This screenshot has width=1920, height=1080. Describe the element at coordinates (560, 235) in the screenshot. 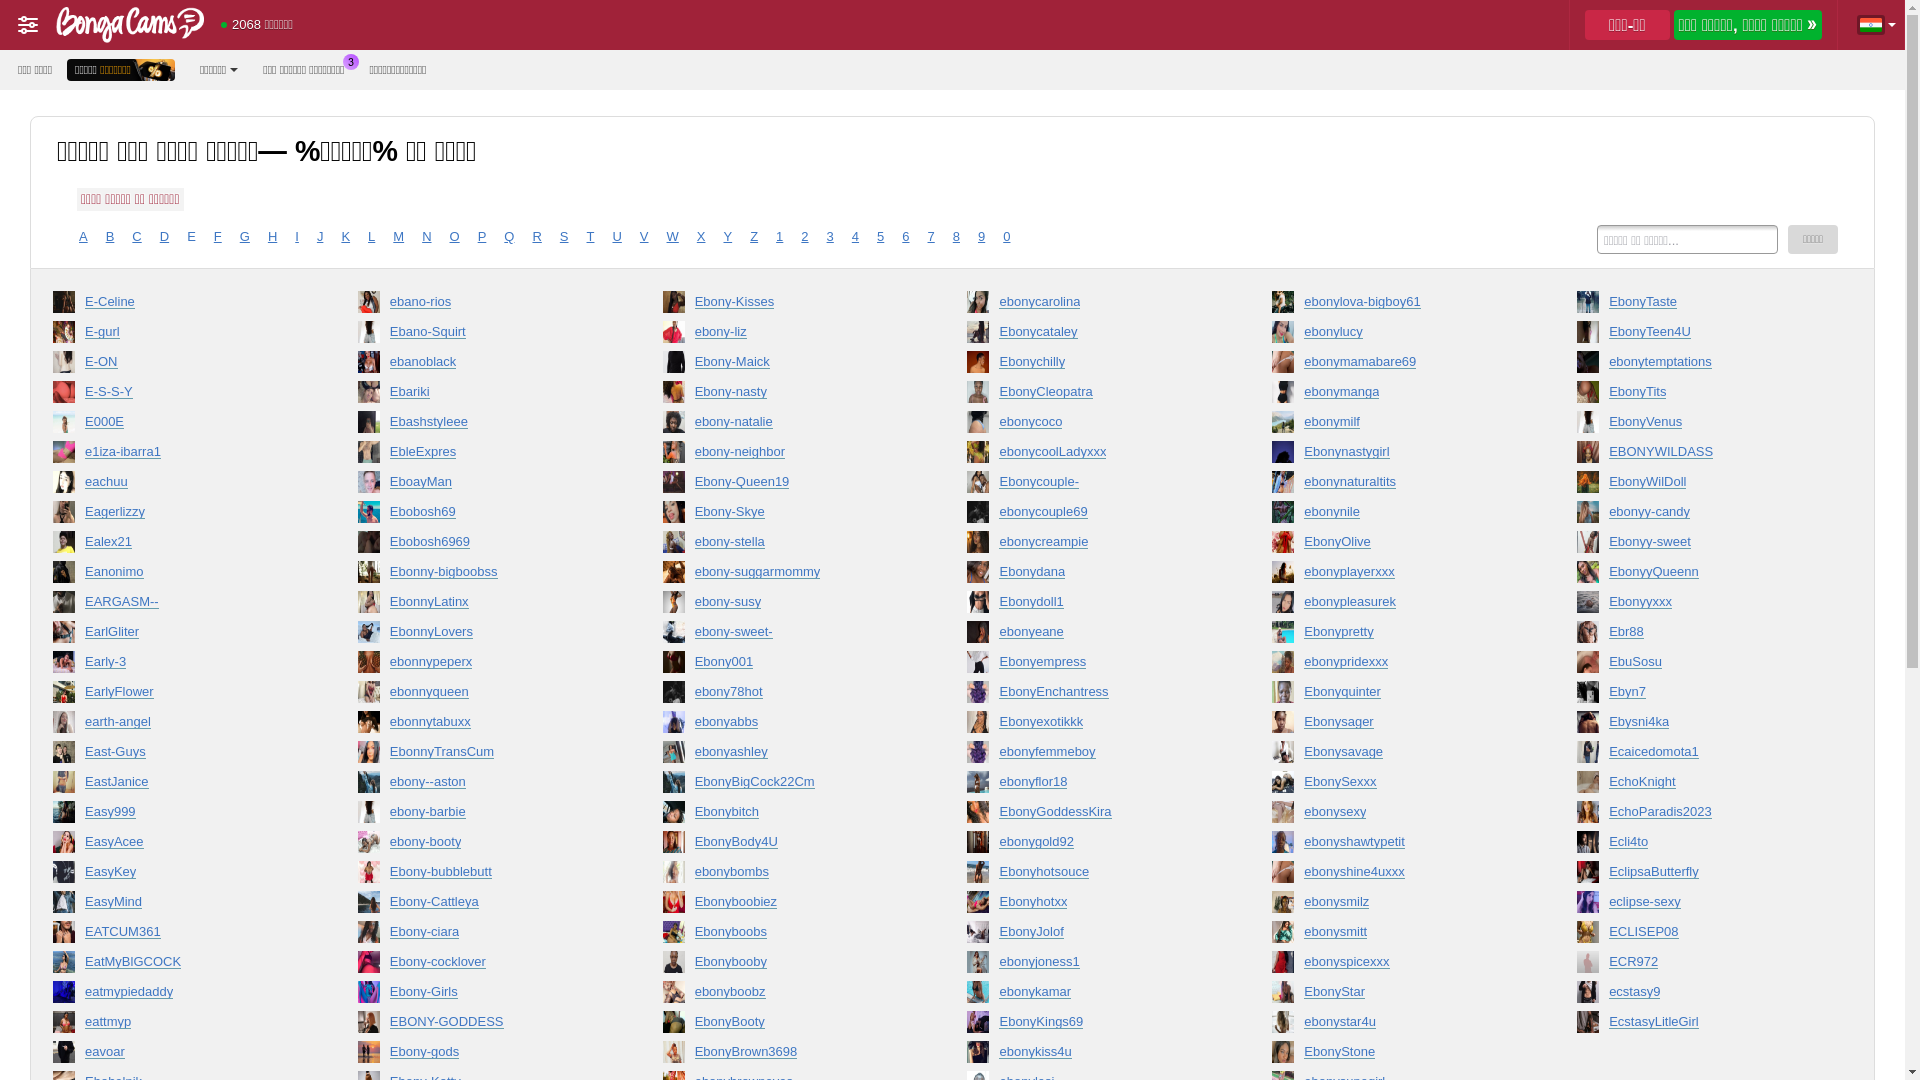

I see `'S'` at that location.